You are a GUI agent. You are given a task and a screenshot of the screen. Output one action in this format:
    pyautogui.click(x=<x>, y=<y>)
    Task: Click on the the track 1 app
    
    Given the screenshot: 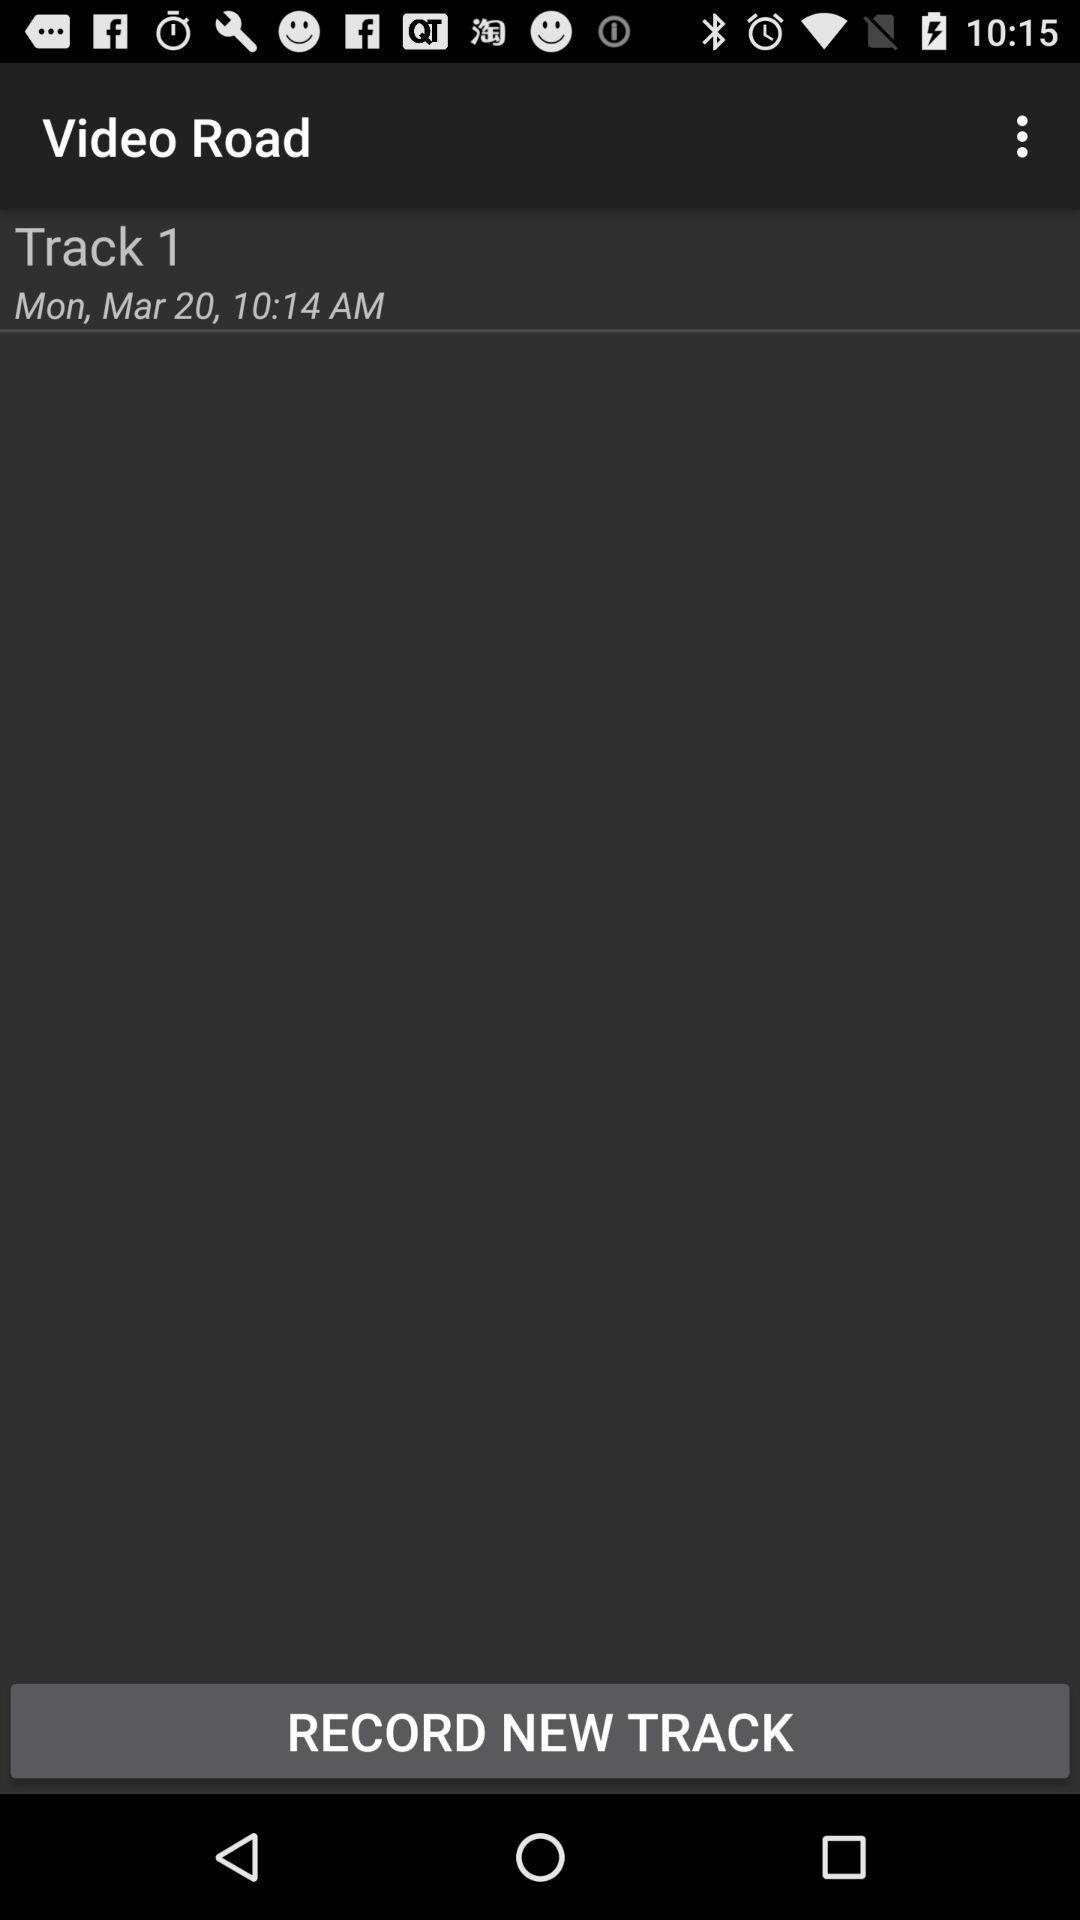 What is the action you would take?
    pyautogui.click(x=99, y=243)
    